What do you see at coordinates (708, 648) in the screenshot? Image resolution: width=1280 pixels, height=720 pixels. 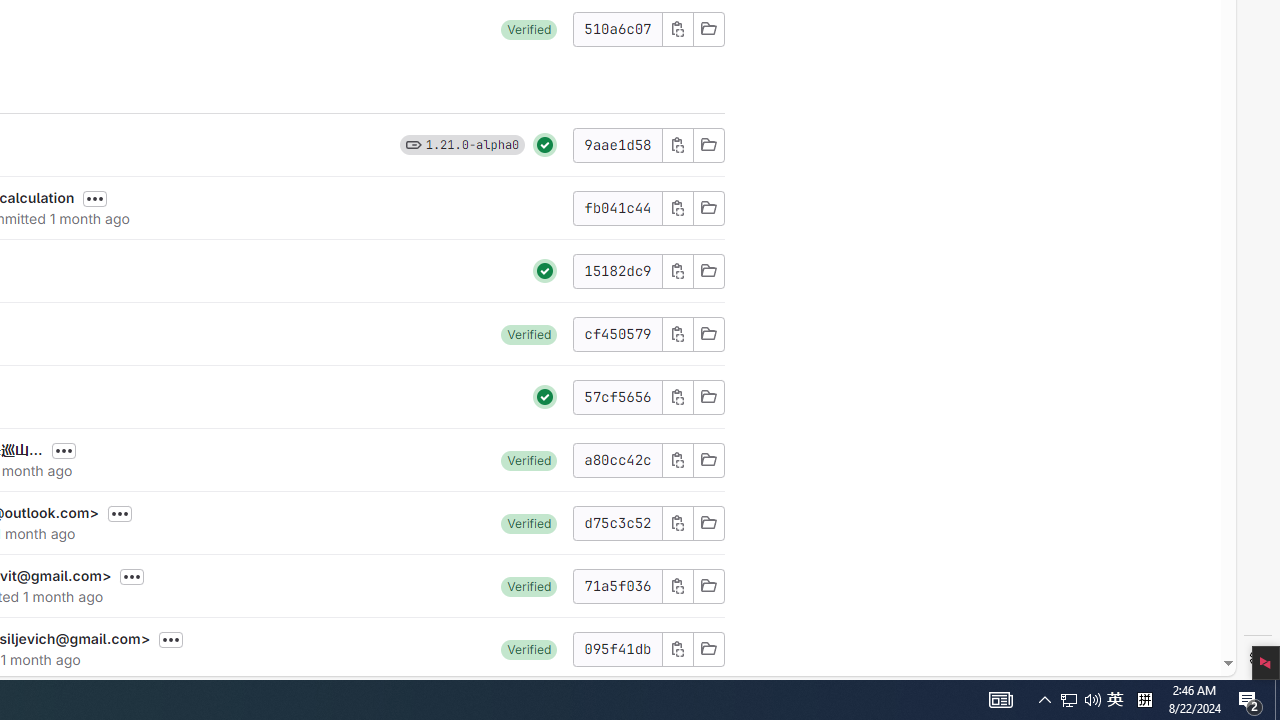 I see `'Class: s16'` at bounding box center [708, 648].